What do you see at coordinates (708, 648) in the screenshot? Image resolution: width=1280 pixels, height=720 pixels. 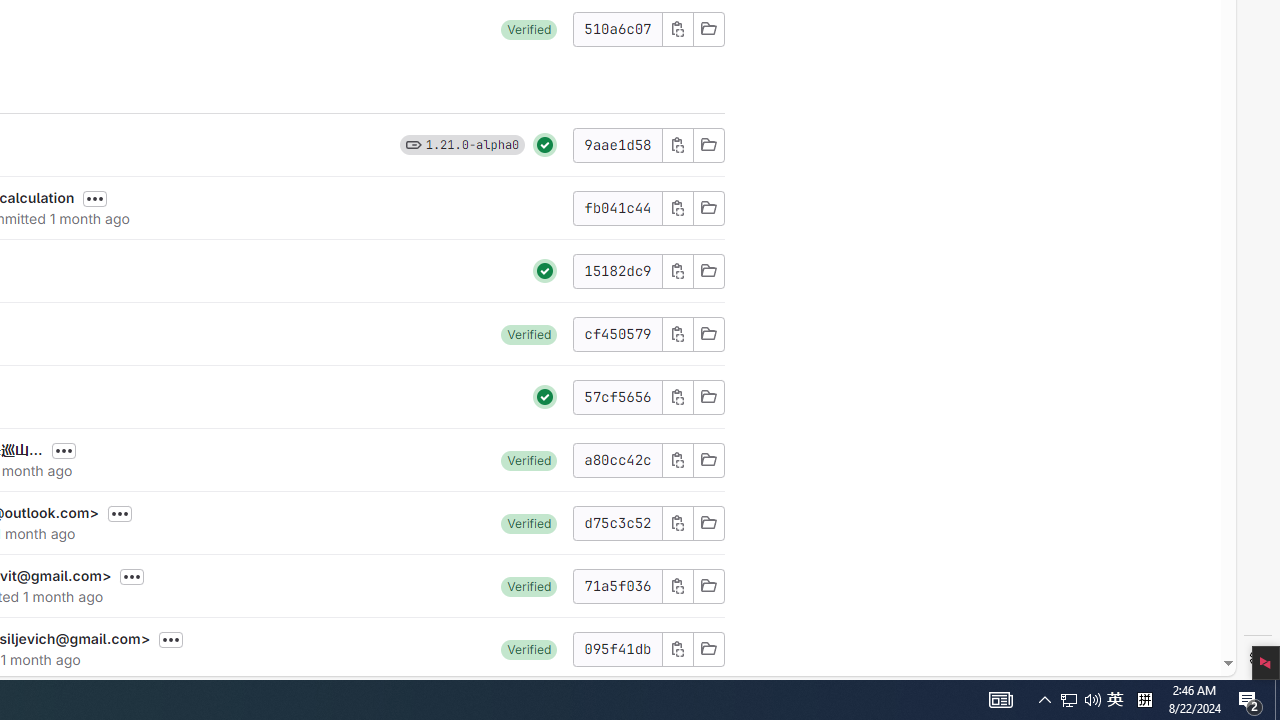 I see `'Class: s16'` at bounding box center [708, 648].